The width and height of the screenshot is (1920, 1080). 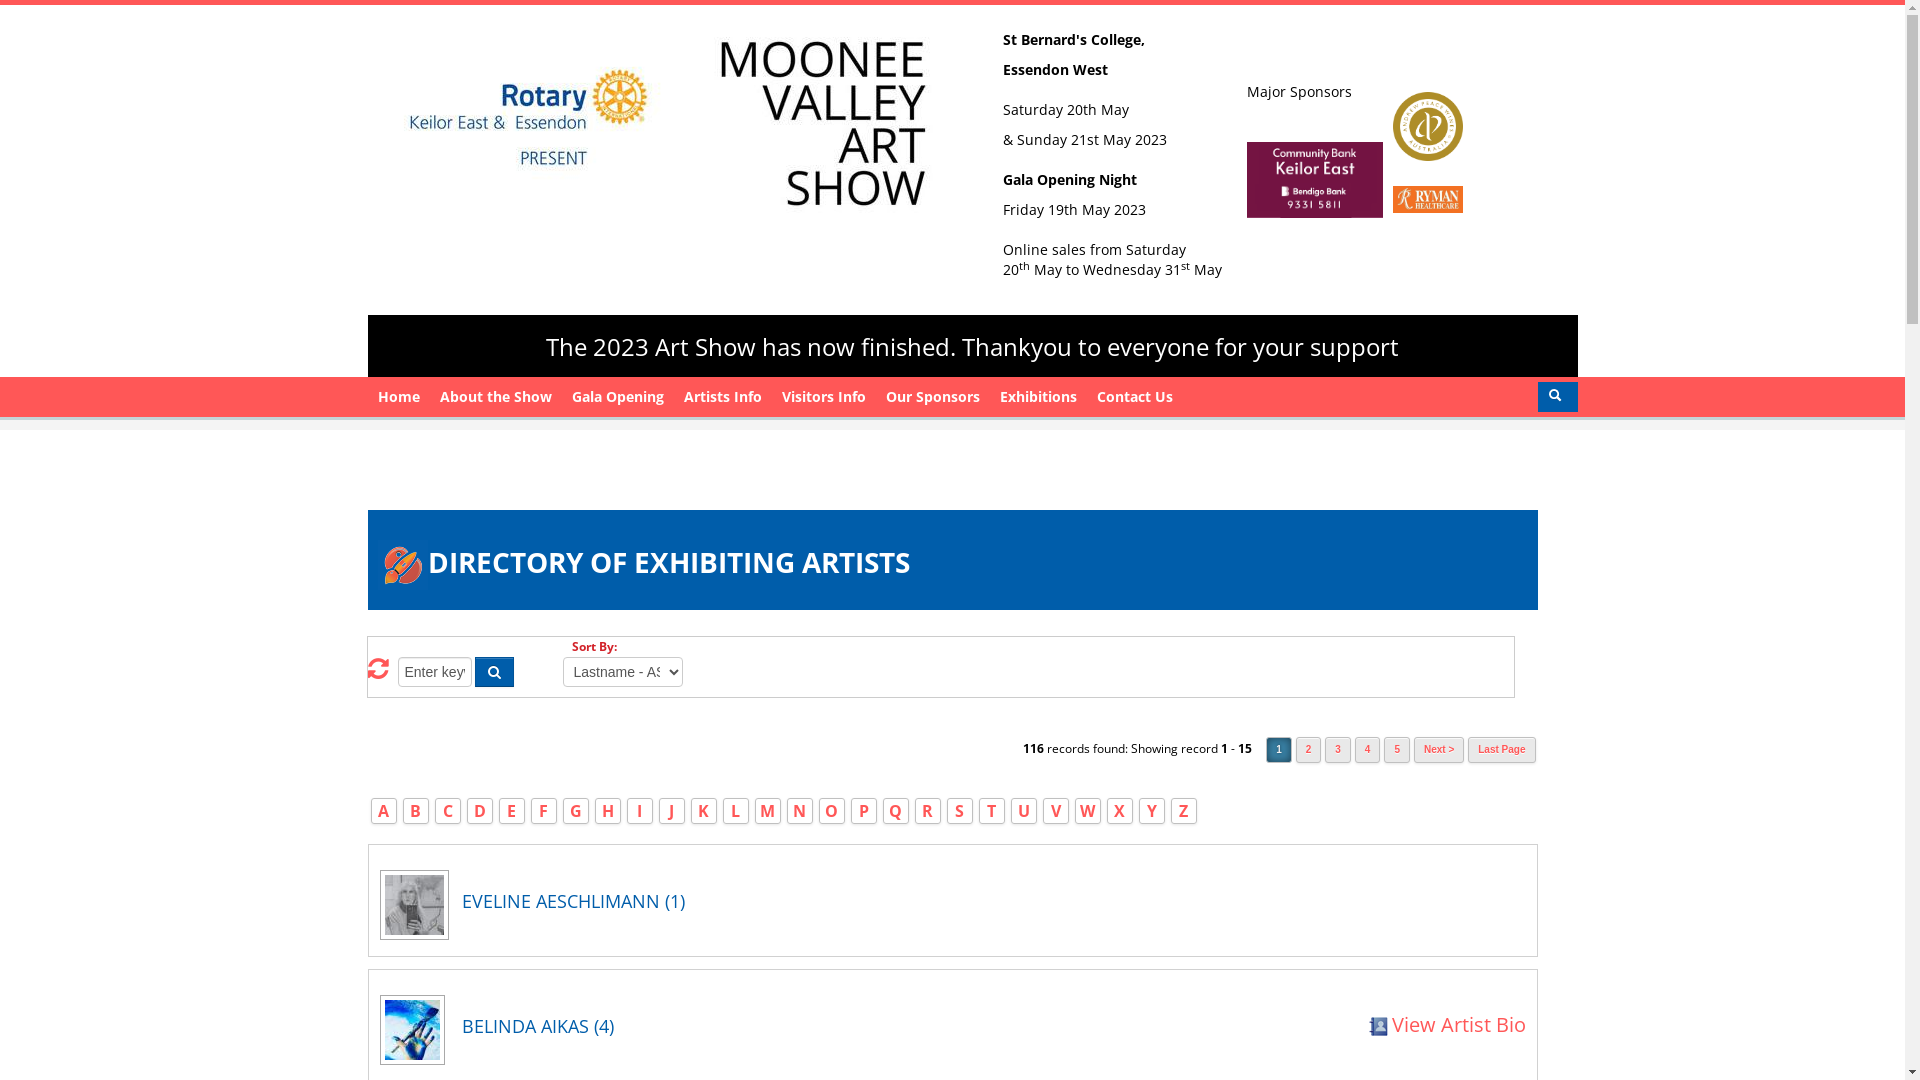 What do you see at coordinates (414, 810) in the screenshot?
I see `'B'` at bounding box center [414, 810].